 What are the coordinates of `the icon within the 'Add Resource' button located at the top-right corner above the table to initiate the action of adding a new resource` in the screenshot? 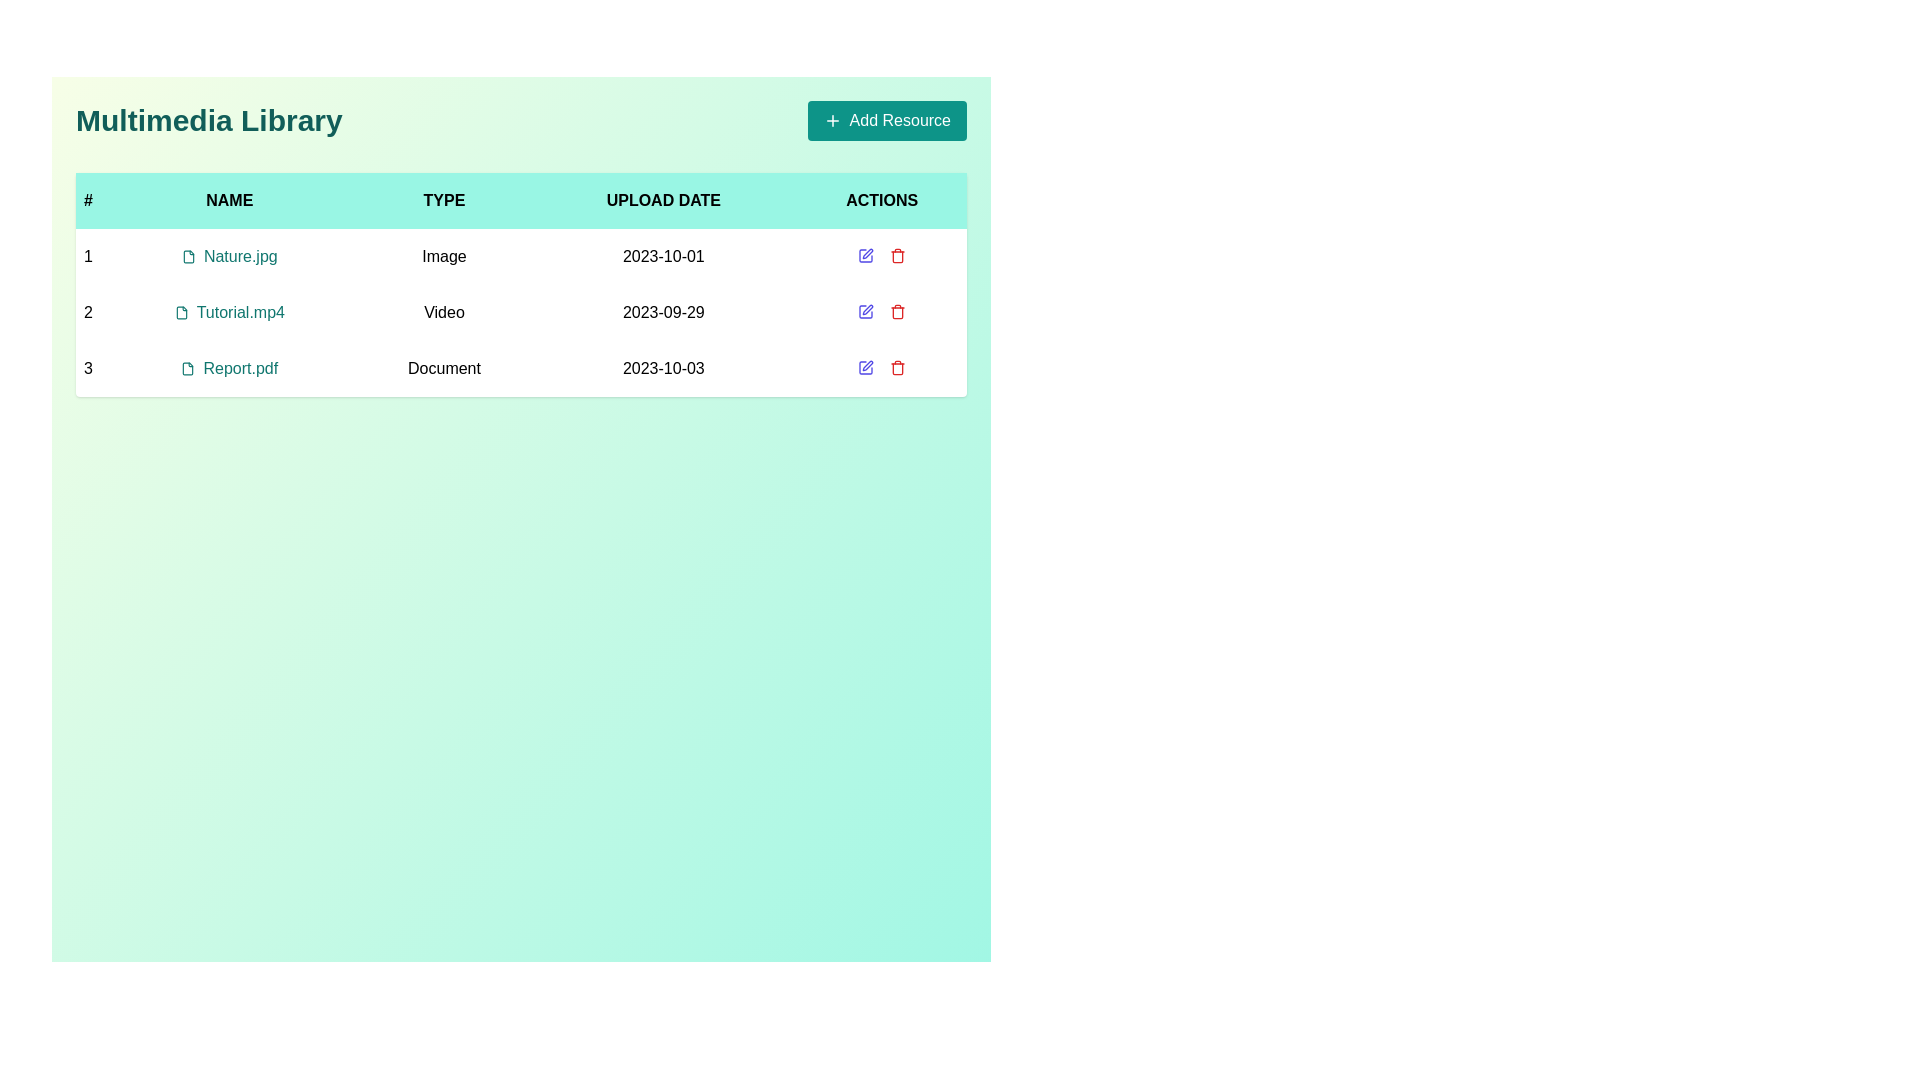 It's located at (832, 120).